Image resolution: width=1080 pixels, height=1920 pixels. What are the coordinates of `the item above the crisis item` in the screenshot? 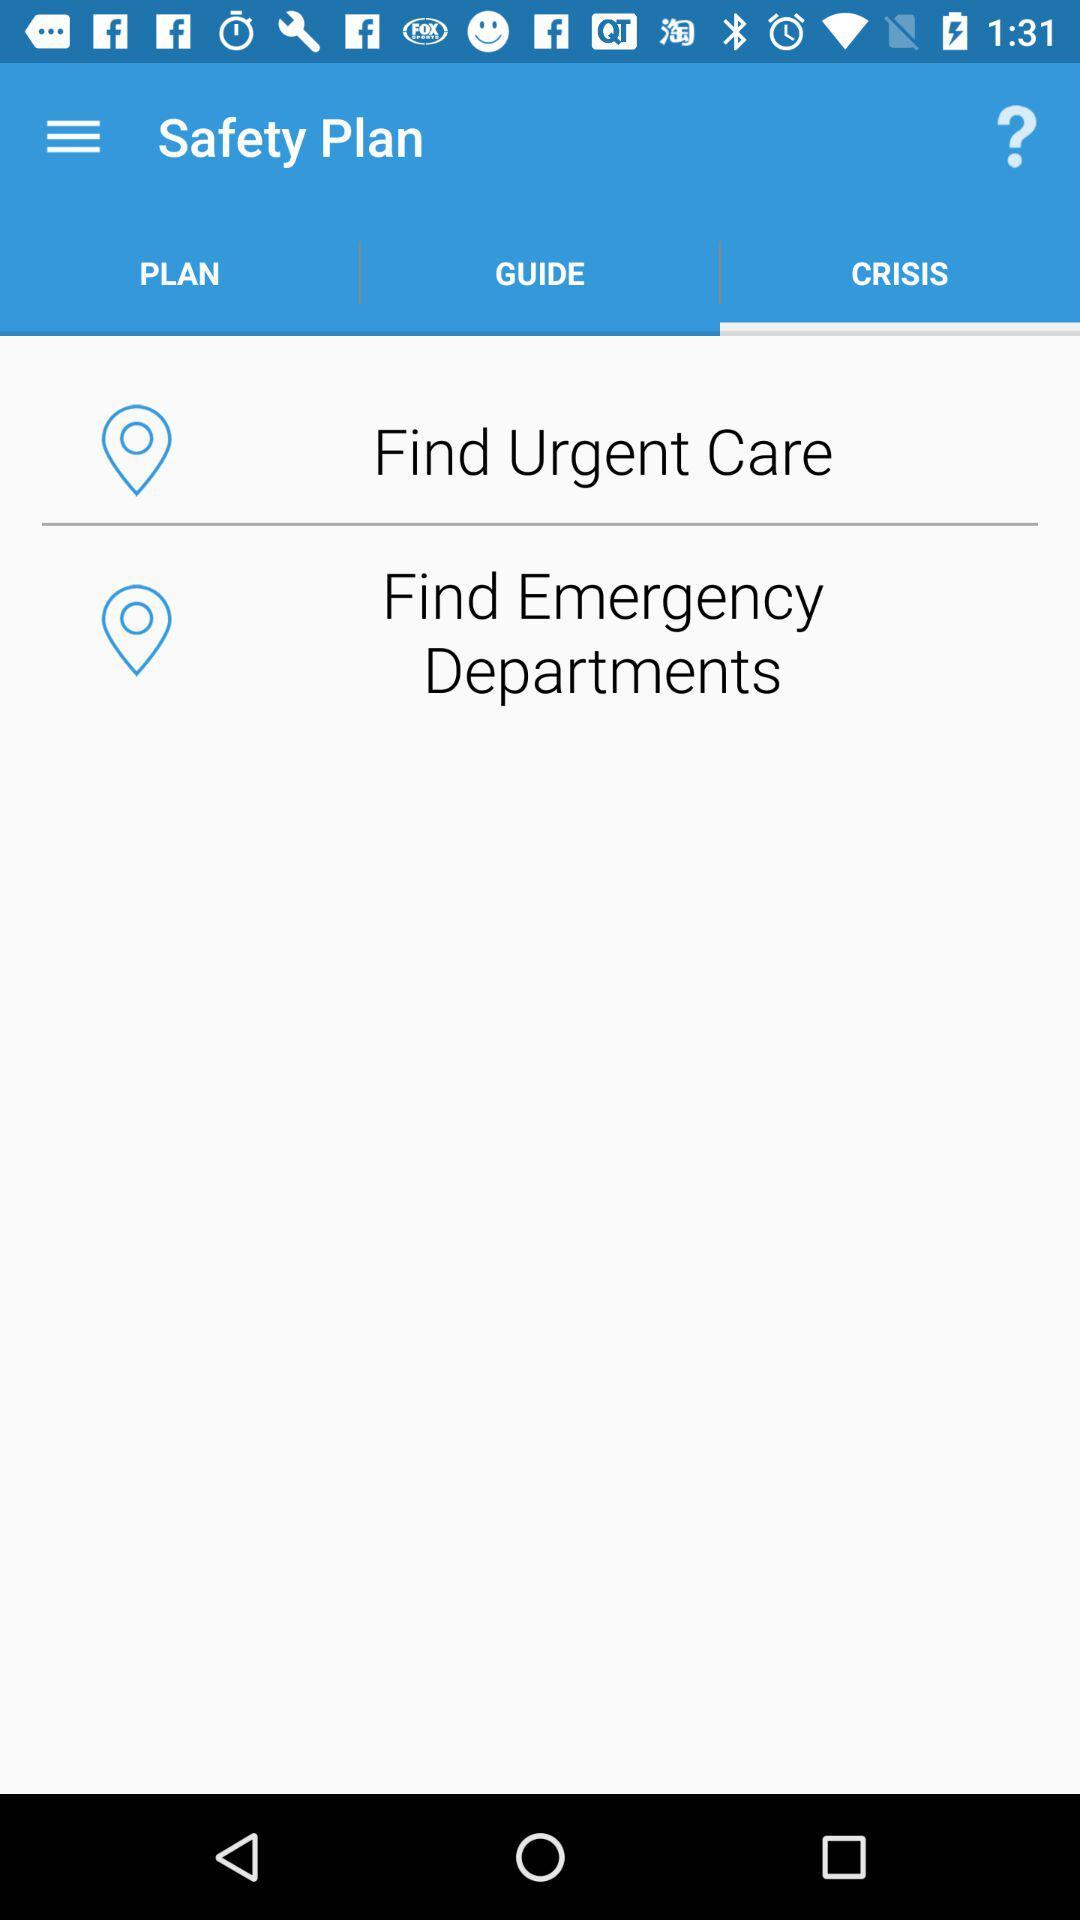 It's located at (1017, 135).